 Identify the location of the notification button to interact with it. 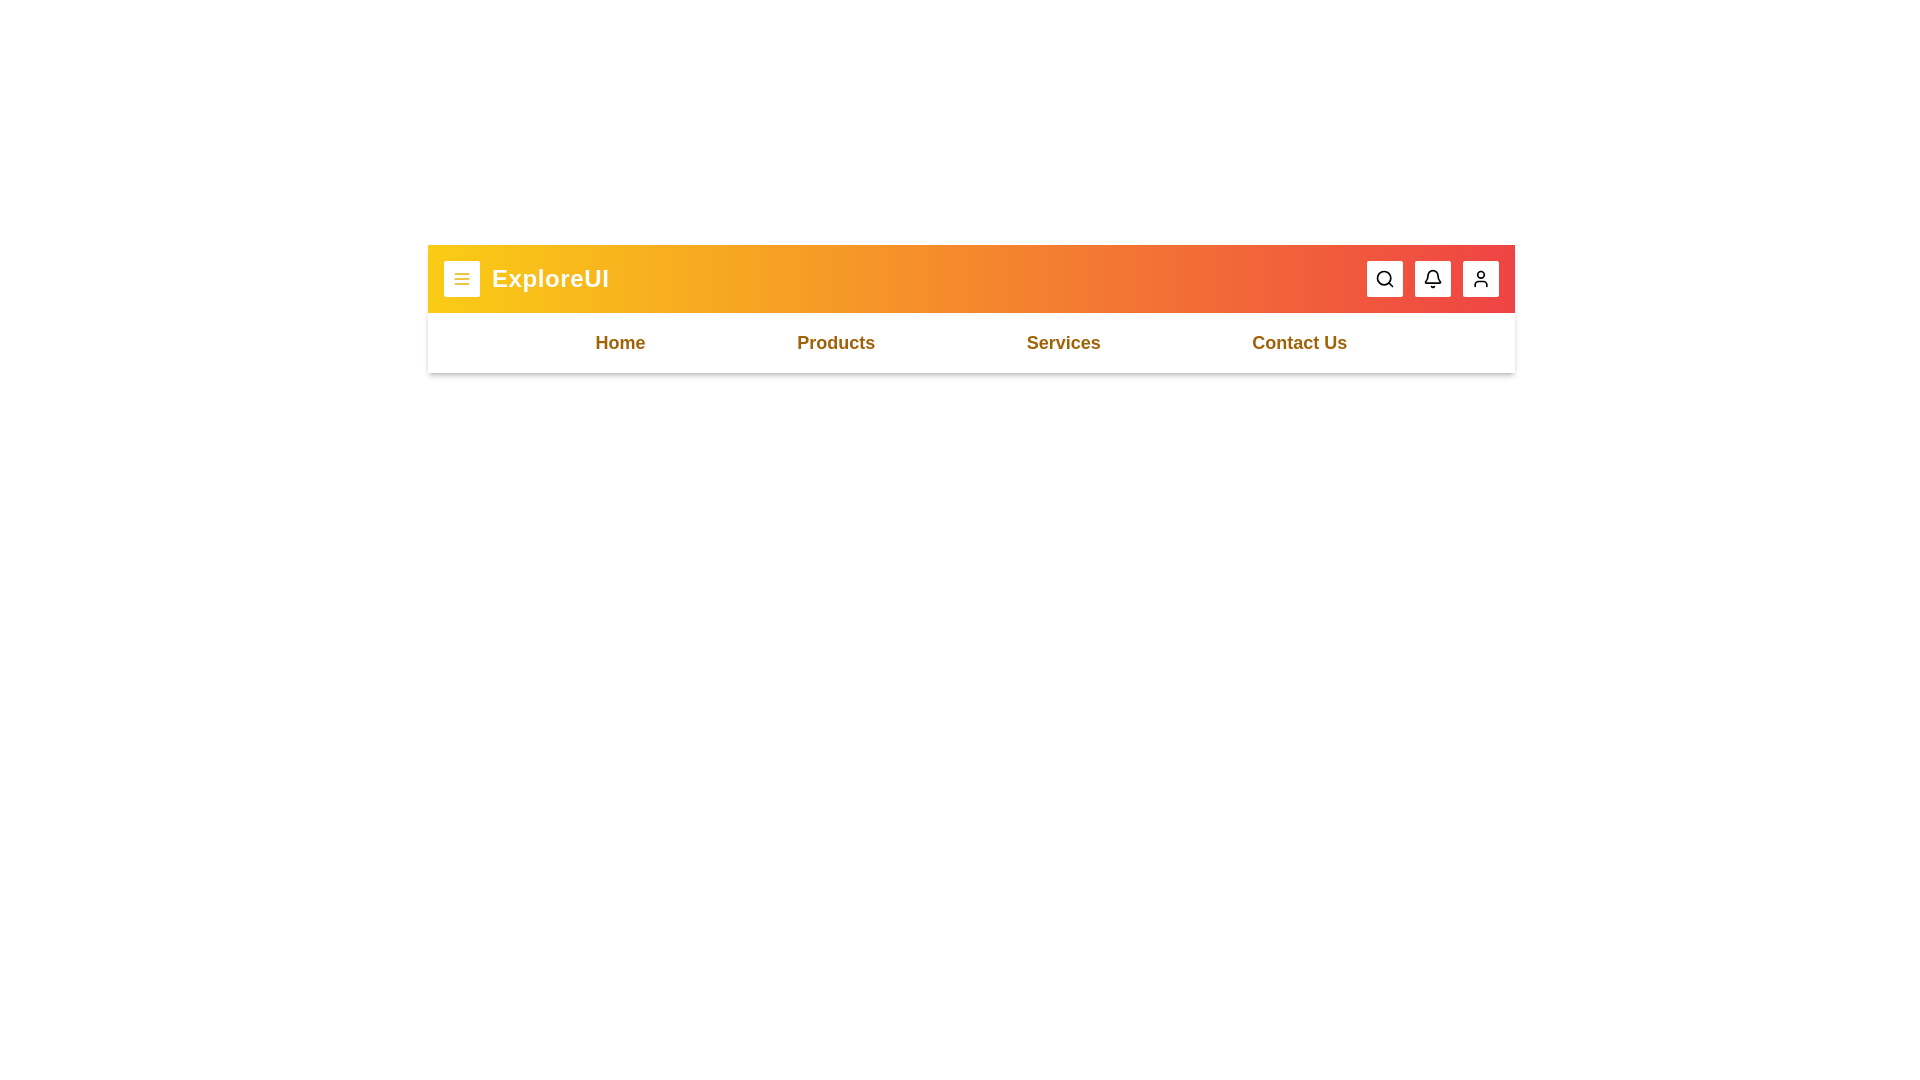
(1432, 278).